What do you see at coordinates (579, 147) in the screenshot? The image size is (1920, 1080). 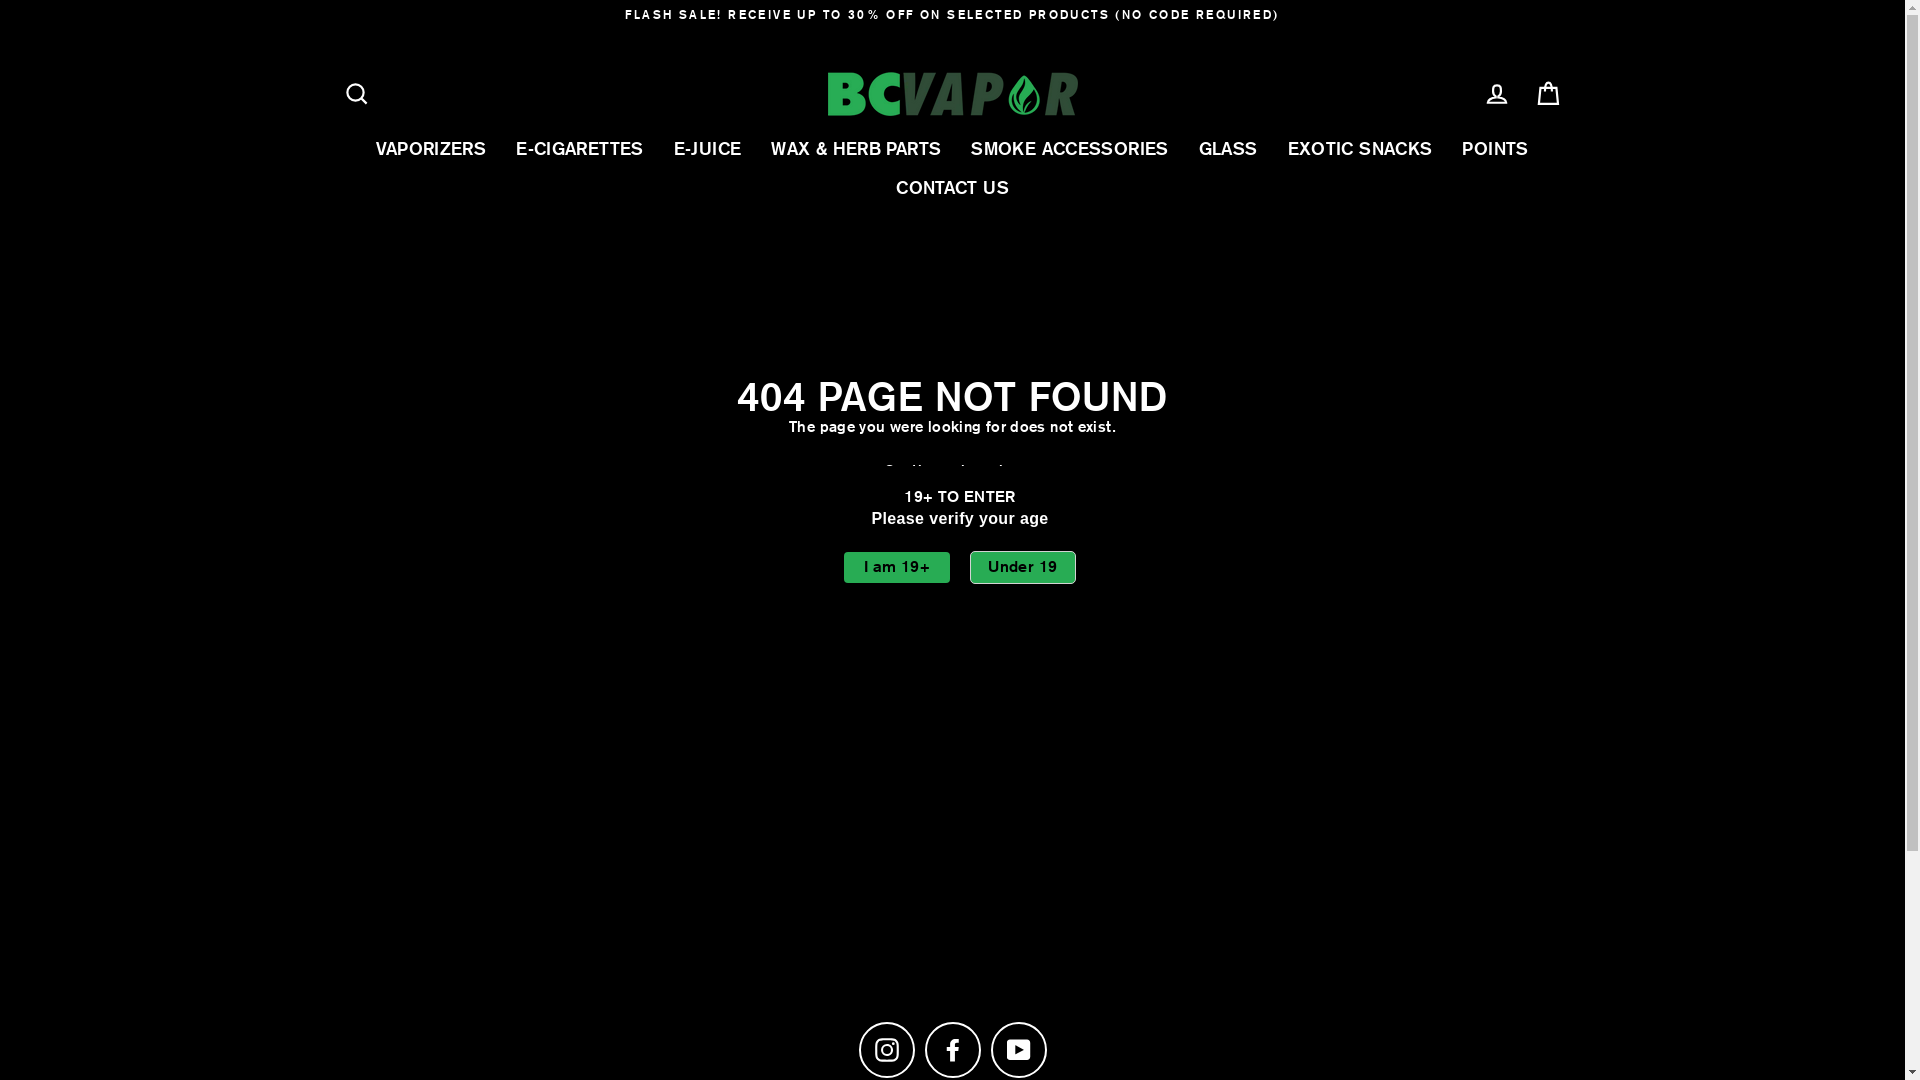 I see `'E-CIGARETTES'` at bounding box center [579, 147].